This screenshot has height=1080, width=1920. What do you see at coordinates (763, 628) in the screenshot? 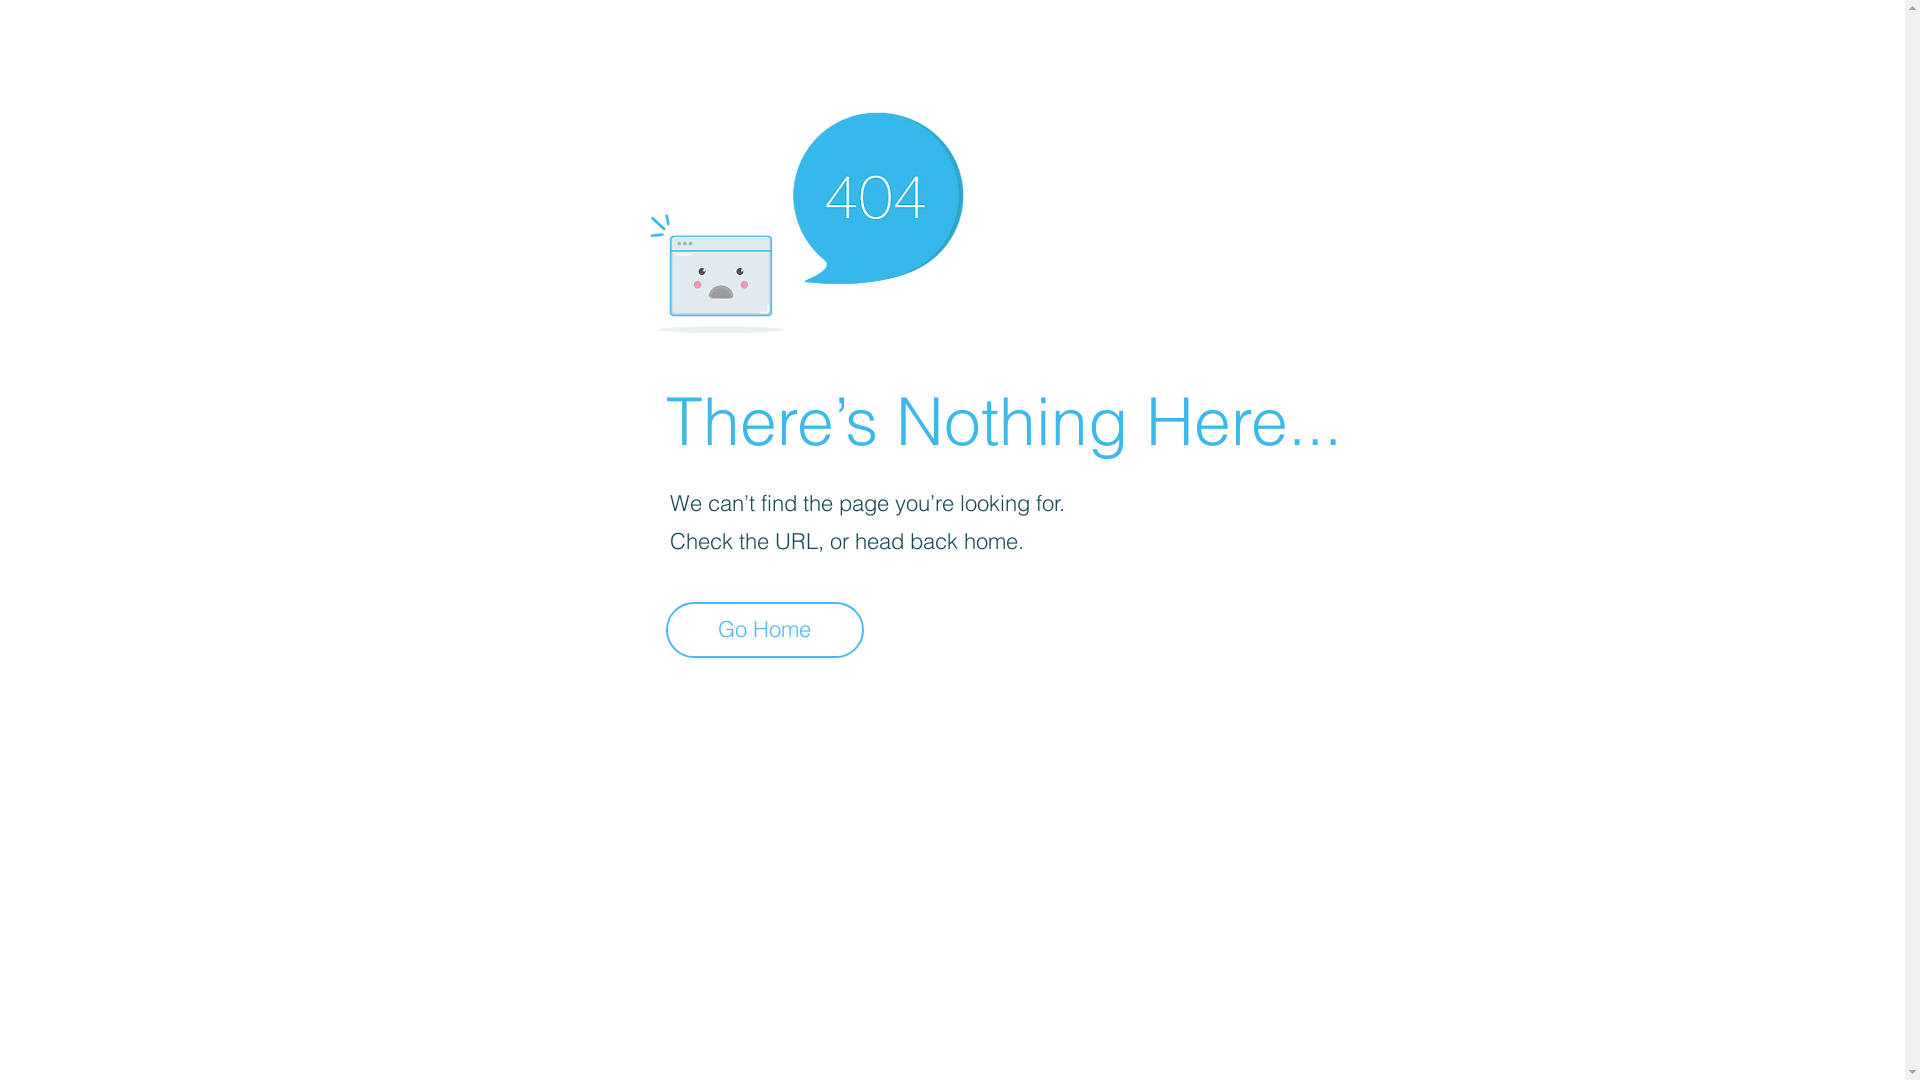
I see `'Go Home'` at bounding box center [763, 628].